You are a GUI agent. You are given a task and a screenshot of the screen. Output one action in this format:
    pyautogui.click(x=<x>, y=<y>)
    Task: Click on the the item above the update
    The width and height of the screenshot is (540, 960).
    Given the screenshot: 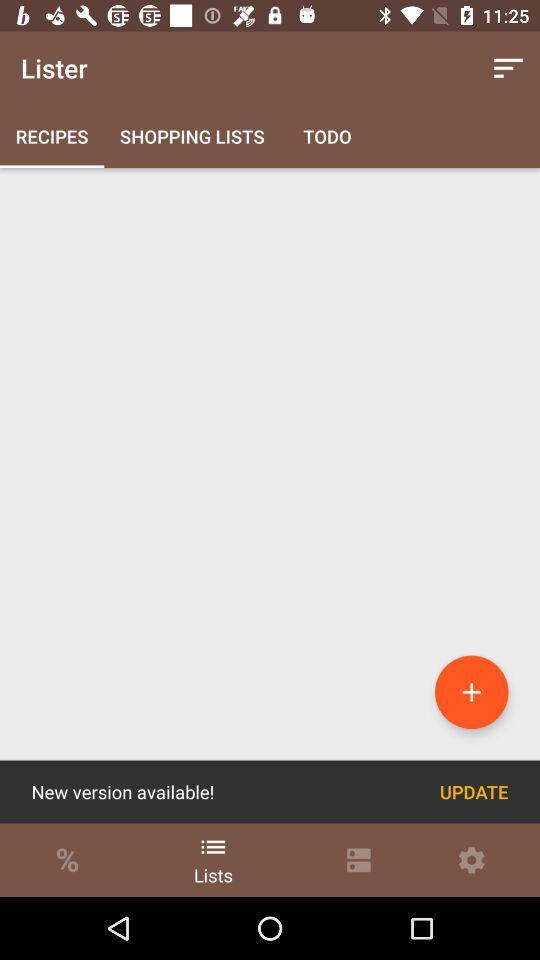 What is the action you would take?
    pyautogui.click(x=471, y=692)
    